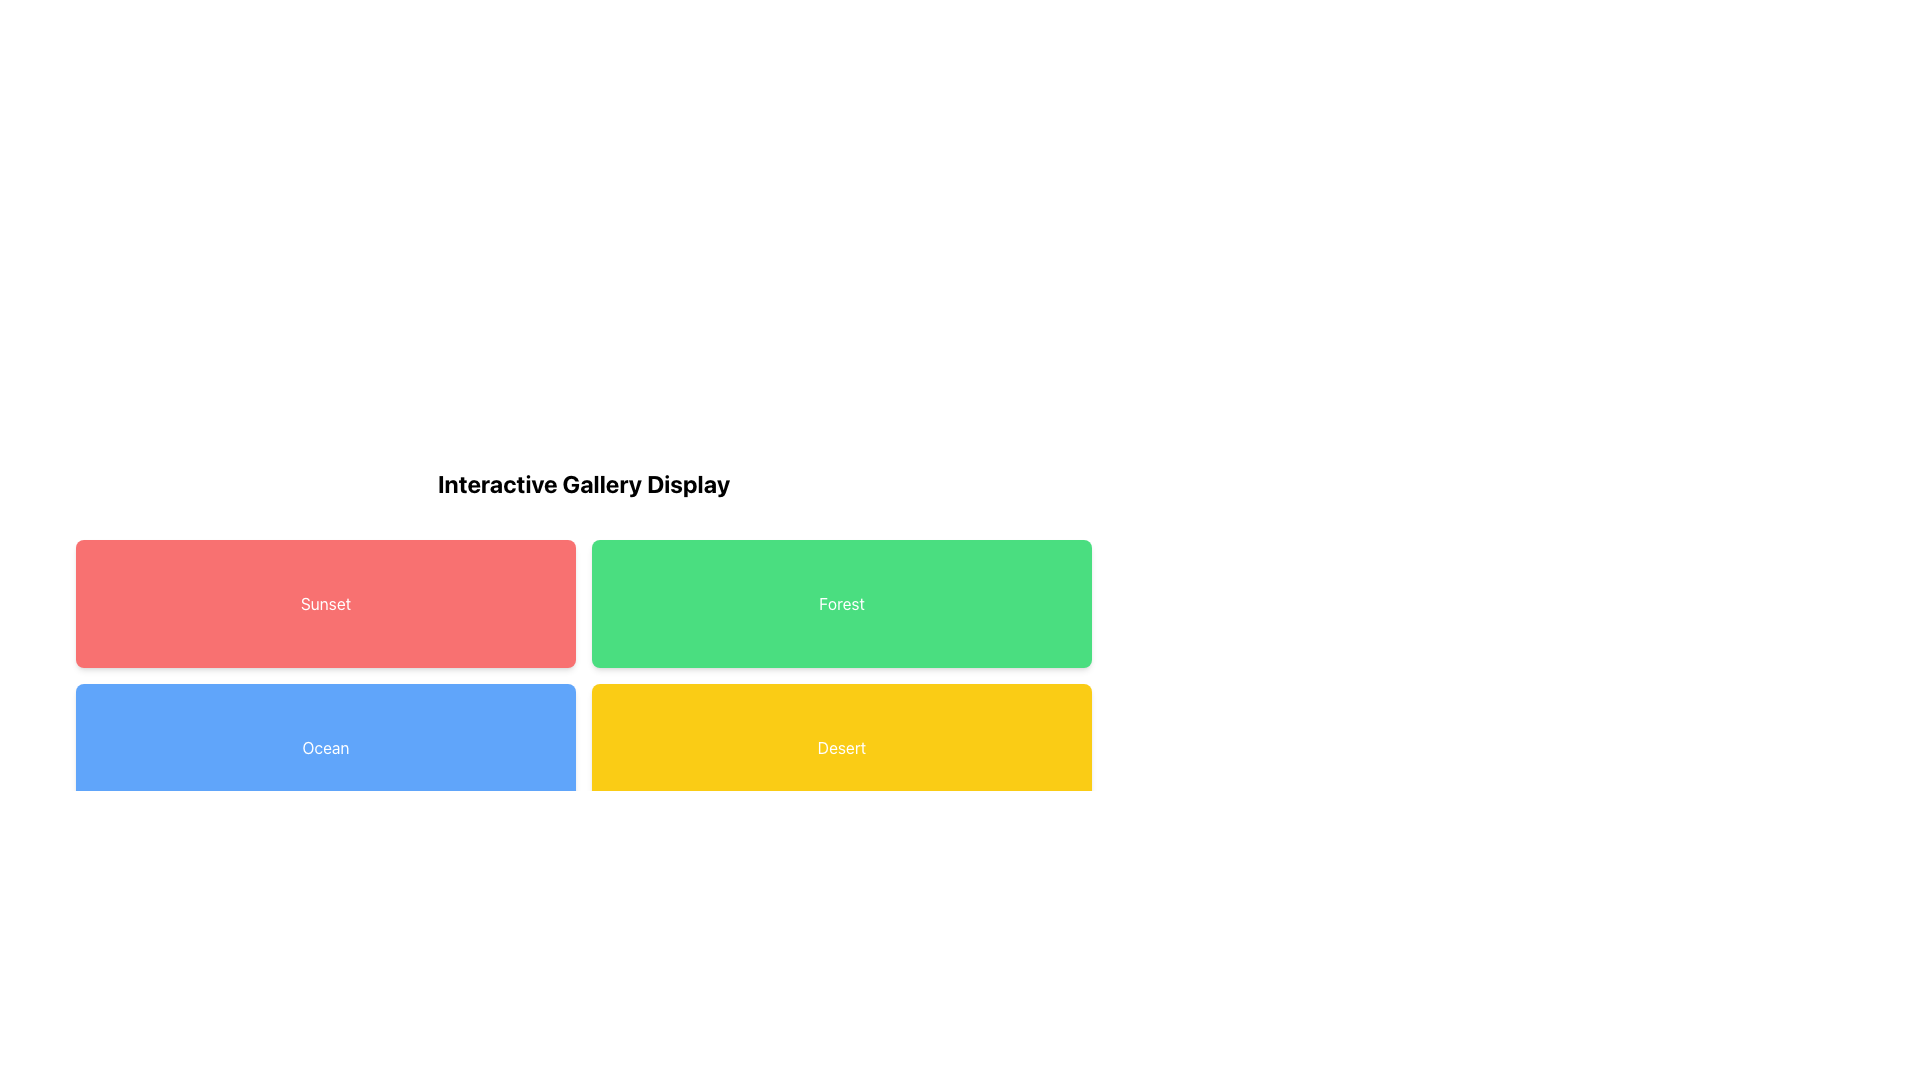  Describe the element at coordinates (841, 748) in the screenshot. I see `the text label displaying 'Desert' in white color, which is centrally placed within a yellow rectangular block located at the bottom-right corner of a two-row grid layout` at that location.